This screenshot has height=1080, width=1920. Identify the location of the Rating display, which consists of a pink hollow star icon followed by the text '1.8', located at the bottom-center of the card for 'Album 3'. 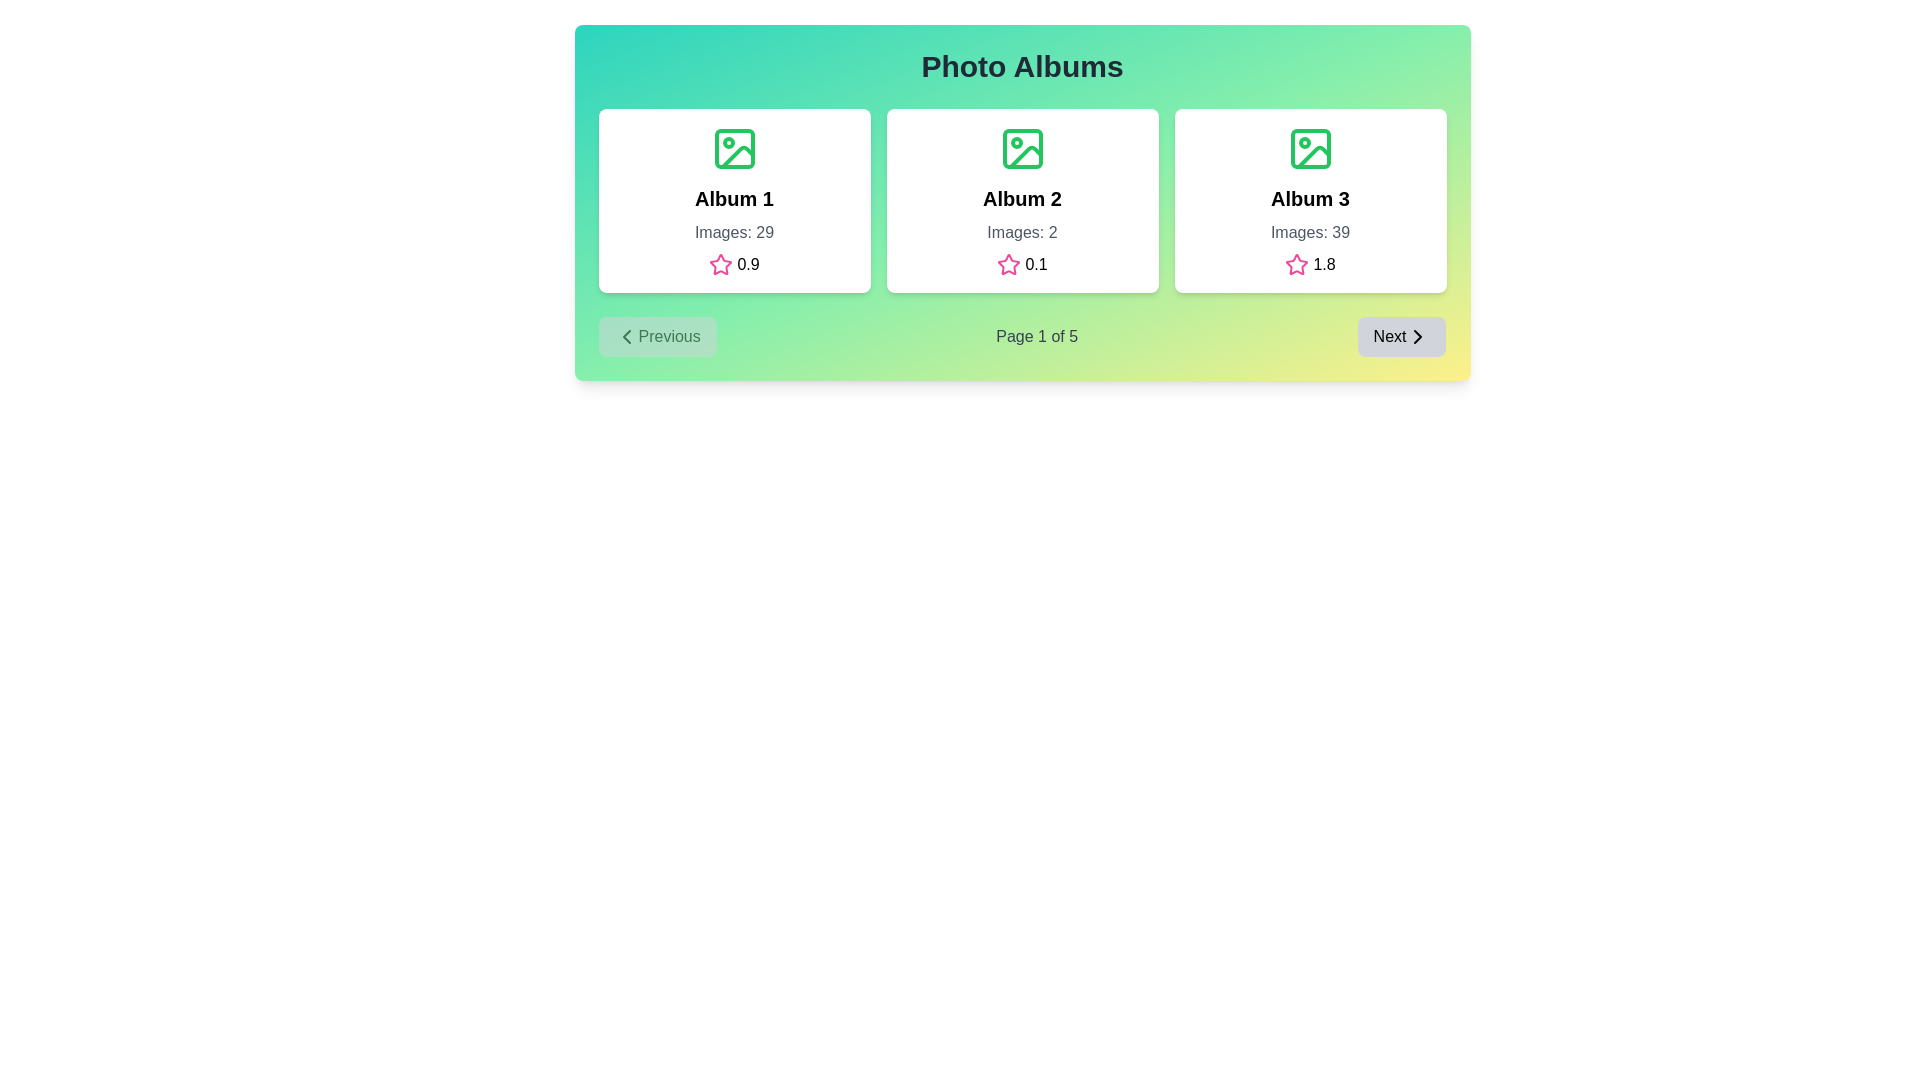
(1310, 264).